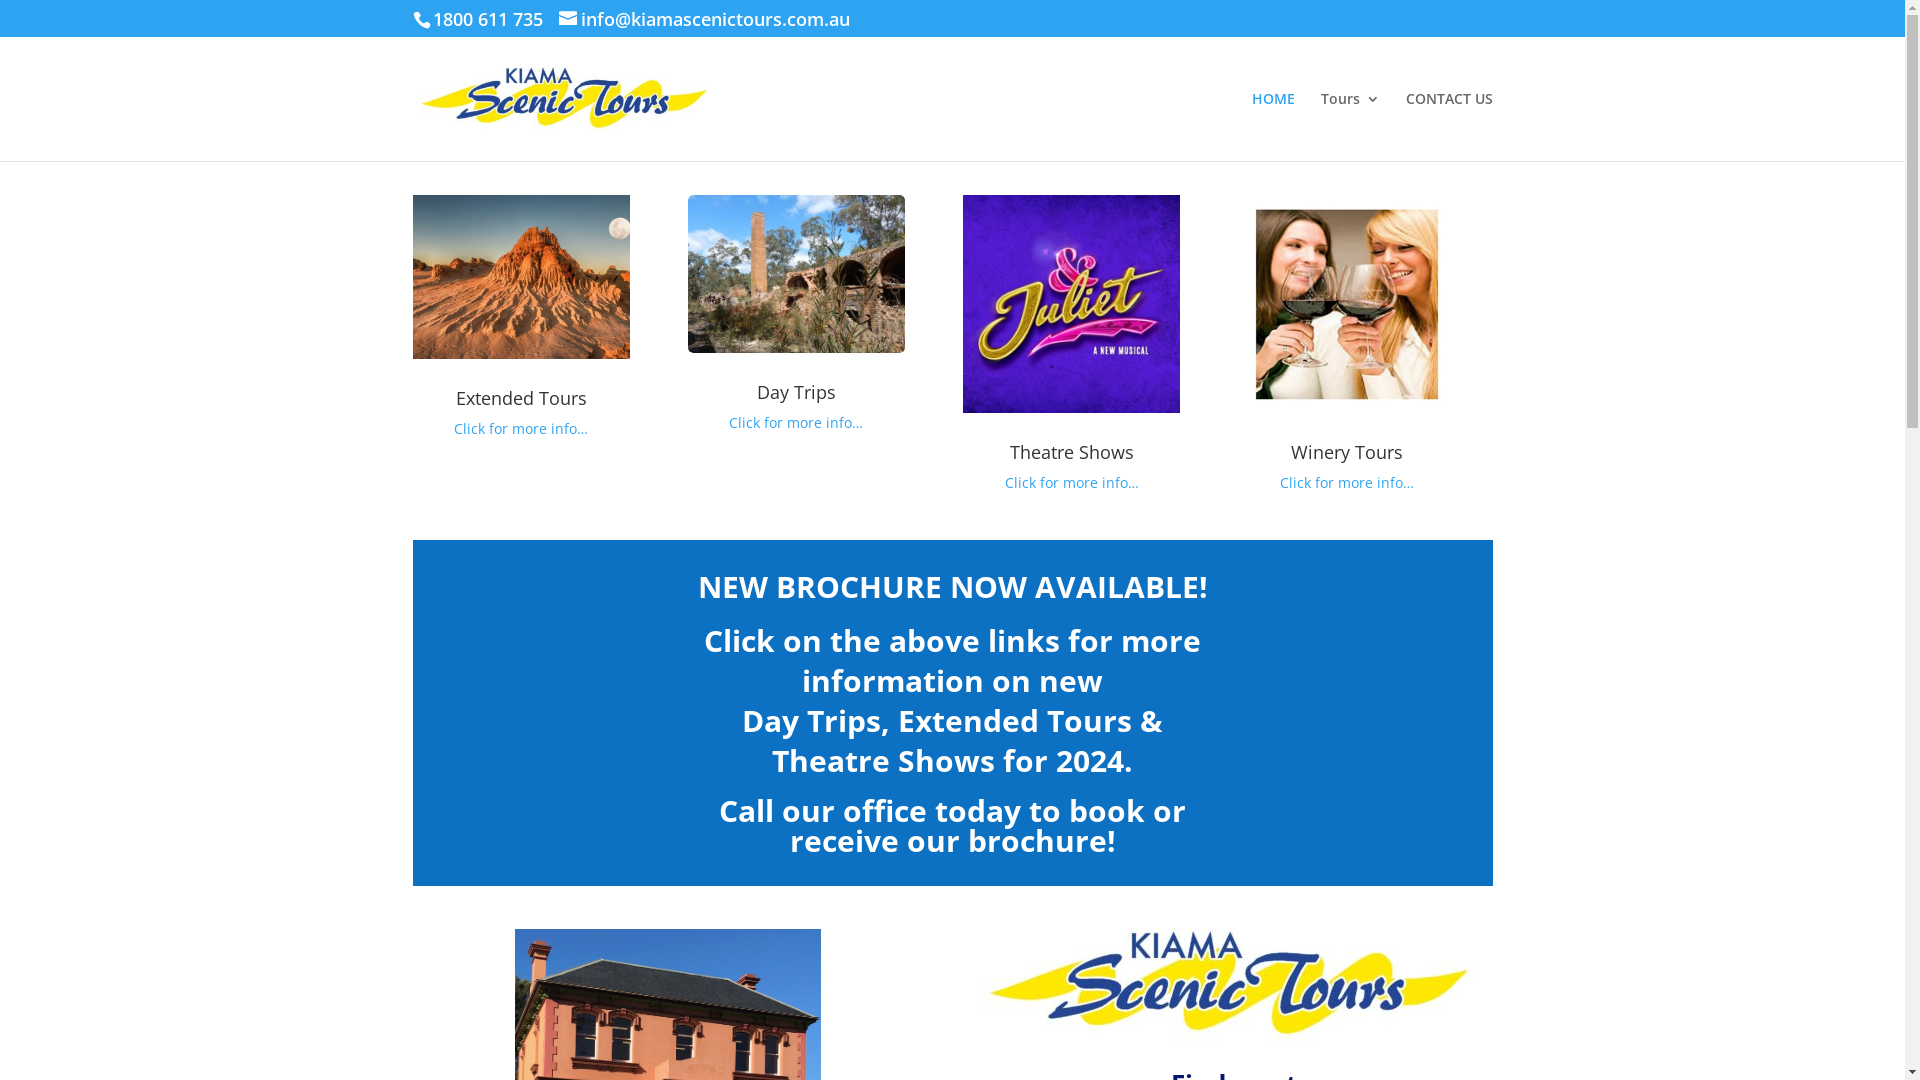 This screenshot has height=1080, width=1920. Describe the element at coordinates (795, 392) in the screenshot. I see `'Day Trips'` at that location.